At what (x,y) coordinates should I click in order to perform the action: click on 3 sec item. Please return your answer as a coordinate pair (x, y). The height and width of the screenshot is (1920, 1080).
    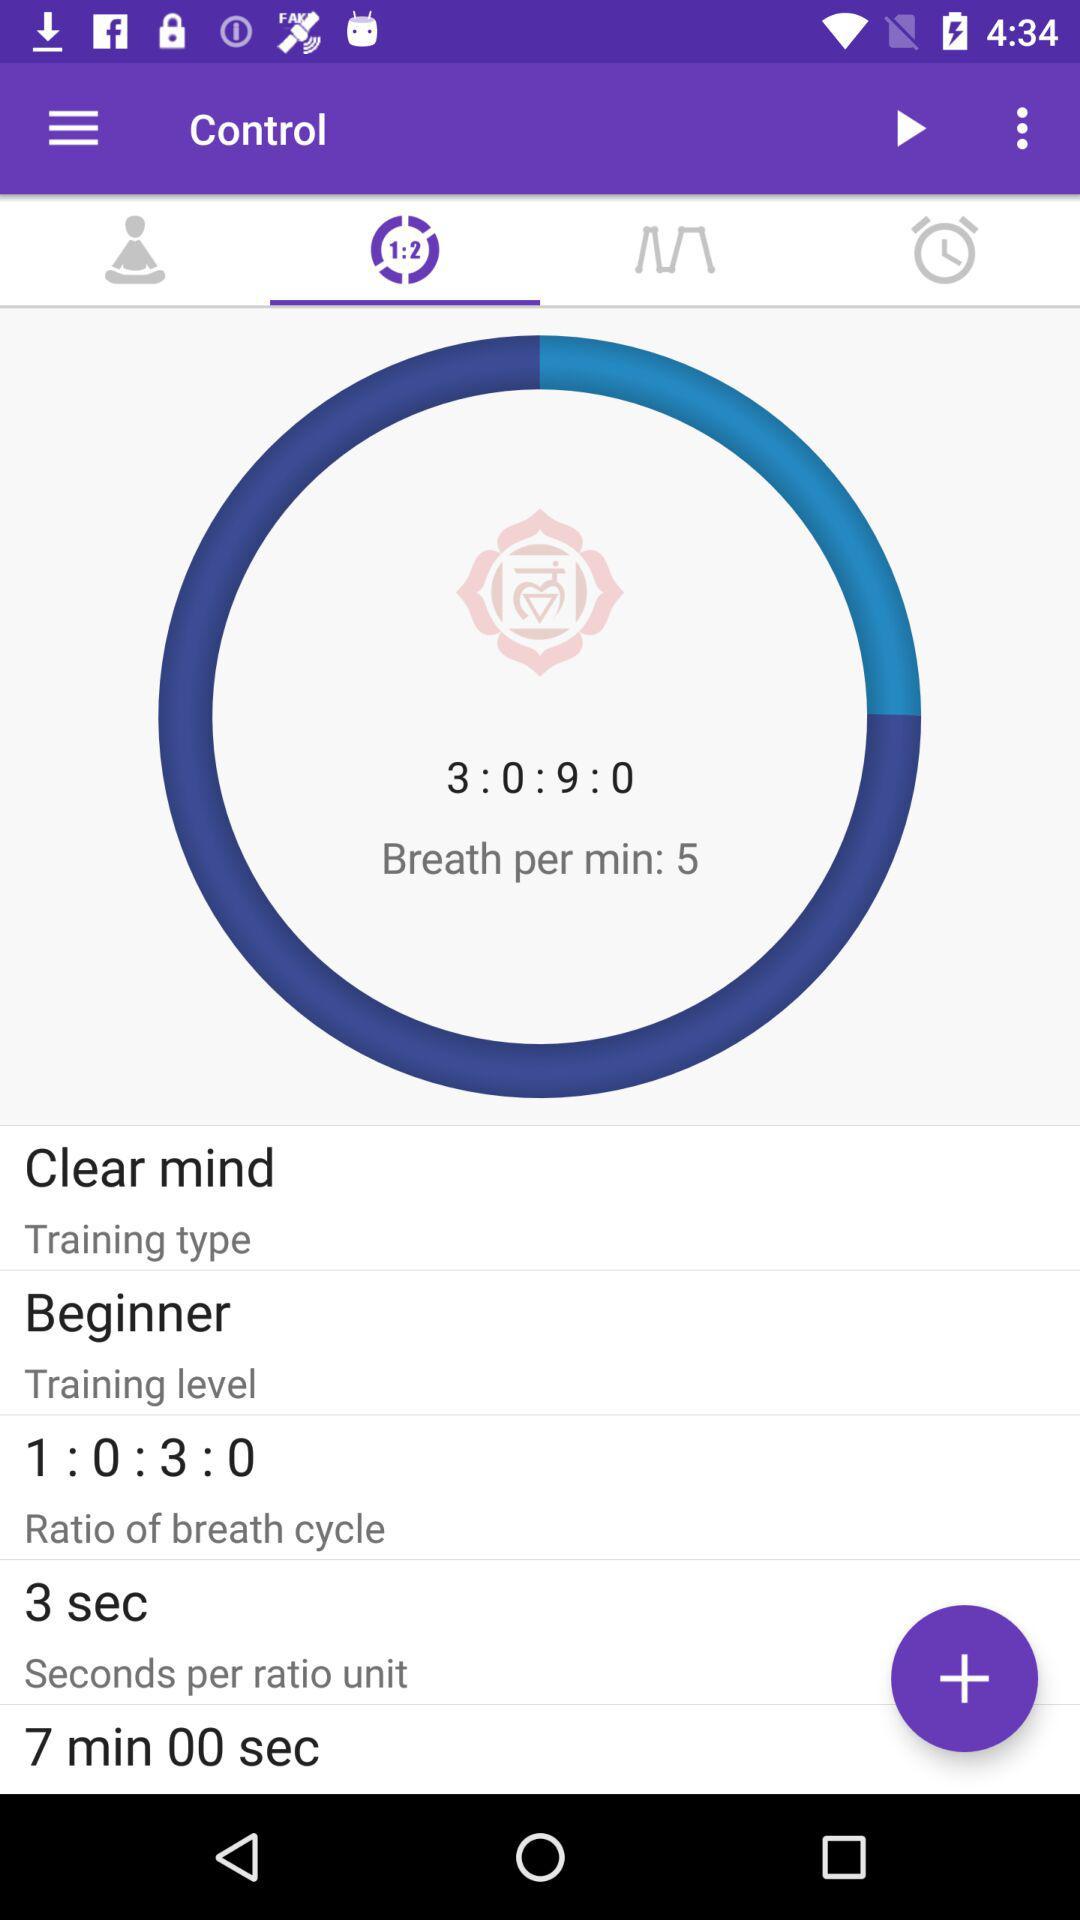
    Looking at the image, I should click on (540, 1600).